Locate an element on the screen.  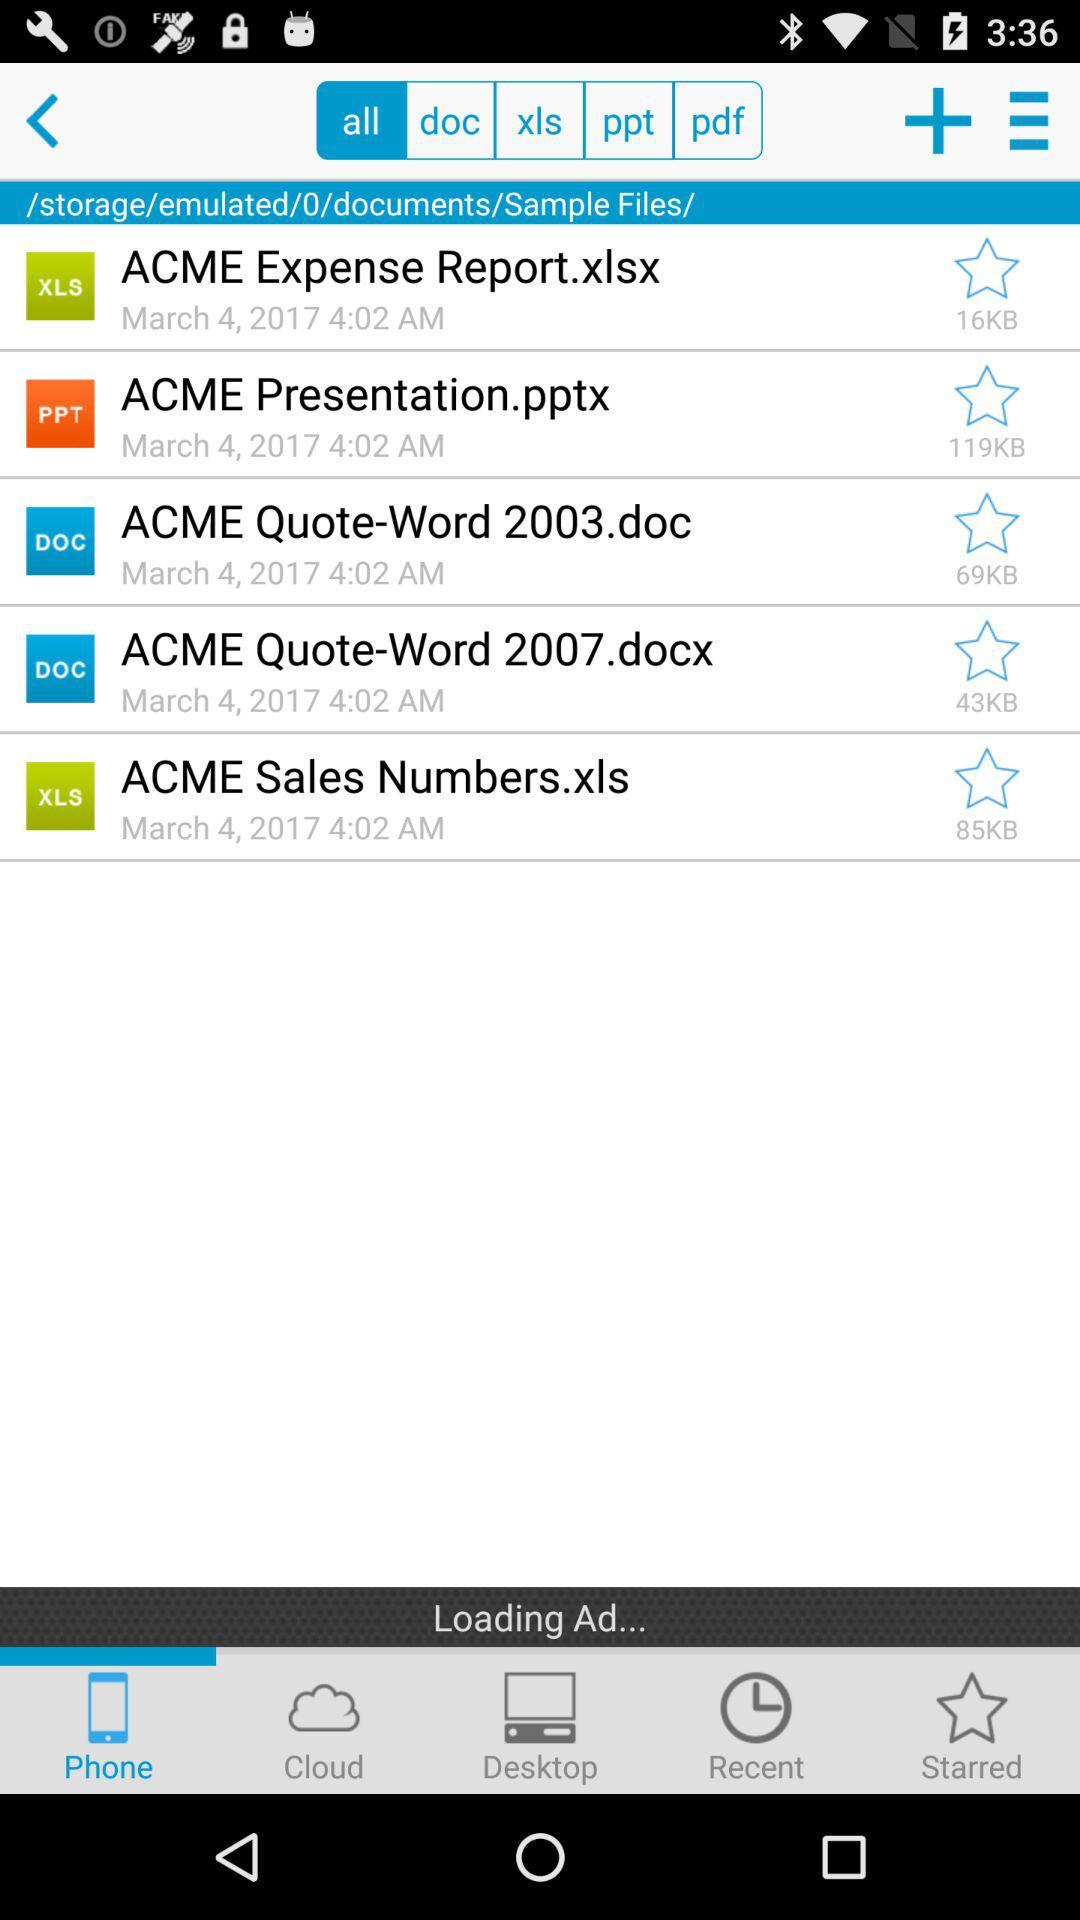
new document is located at coordinates (937, 119).